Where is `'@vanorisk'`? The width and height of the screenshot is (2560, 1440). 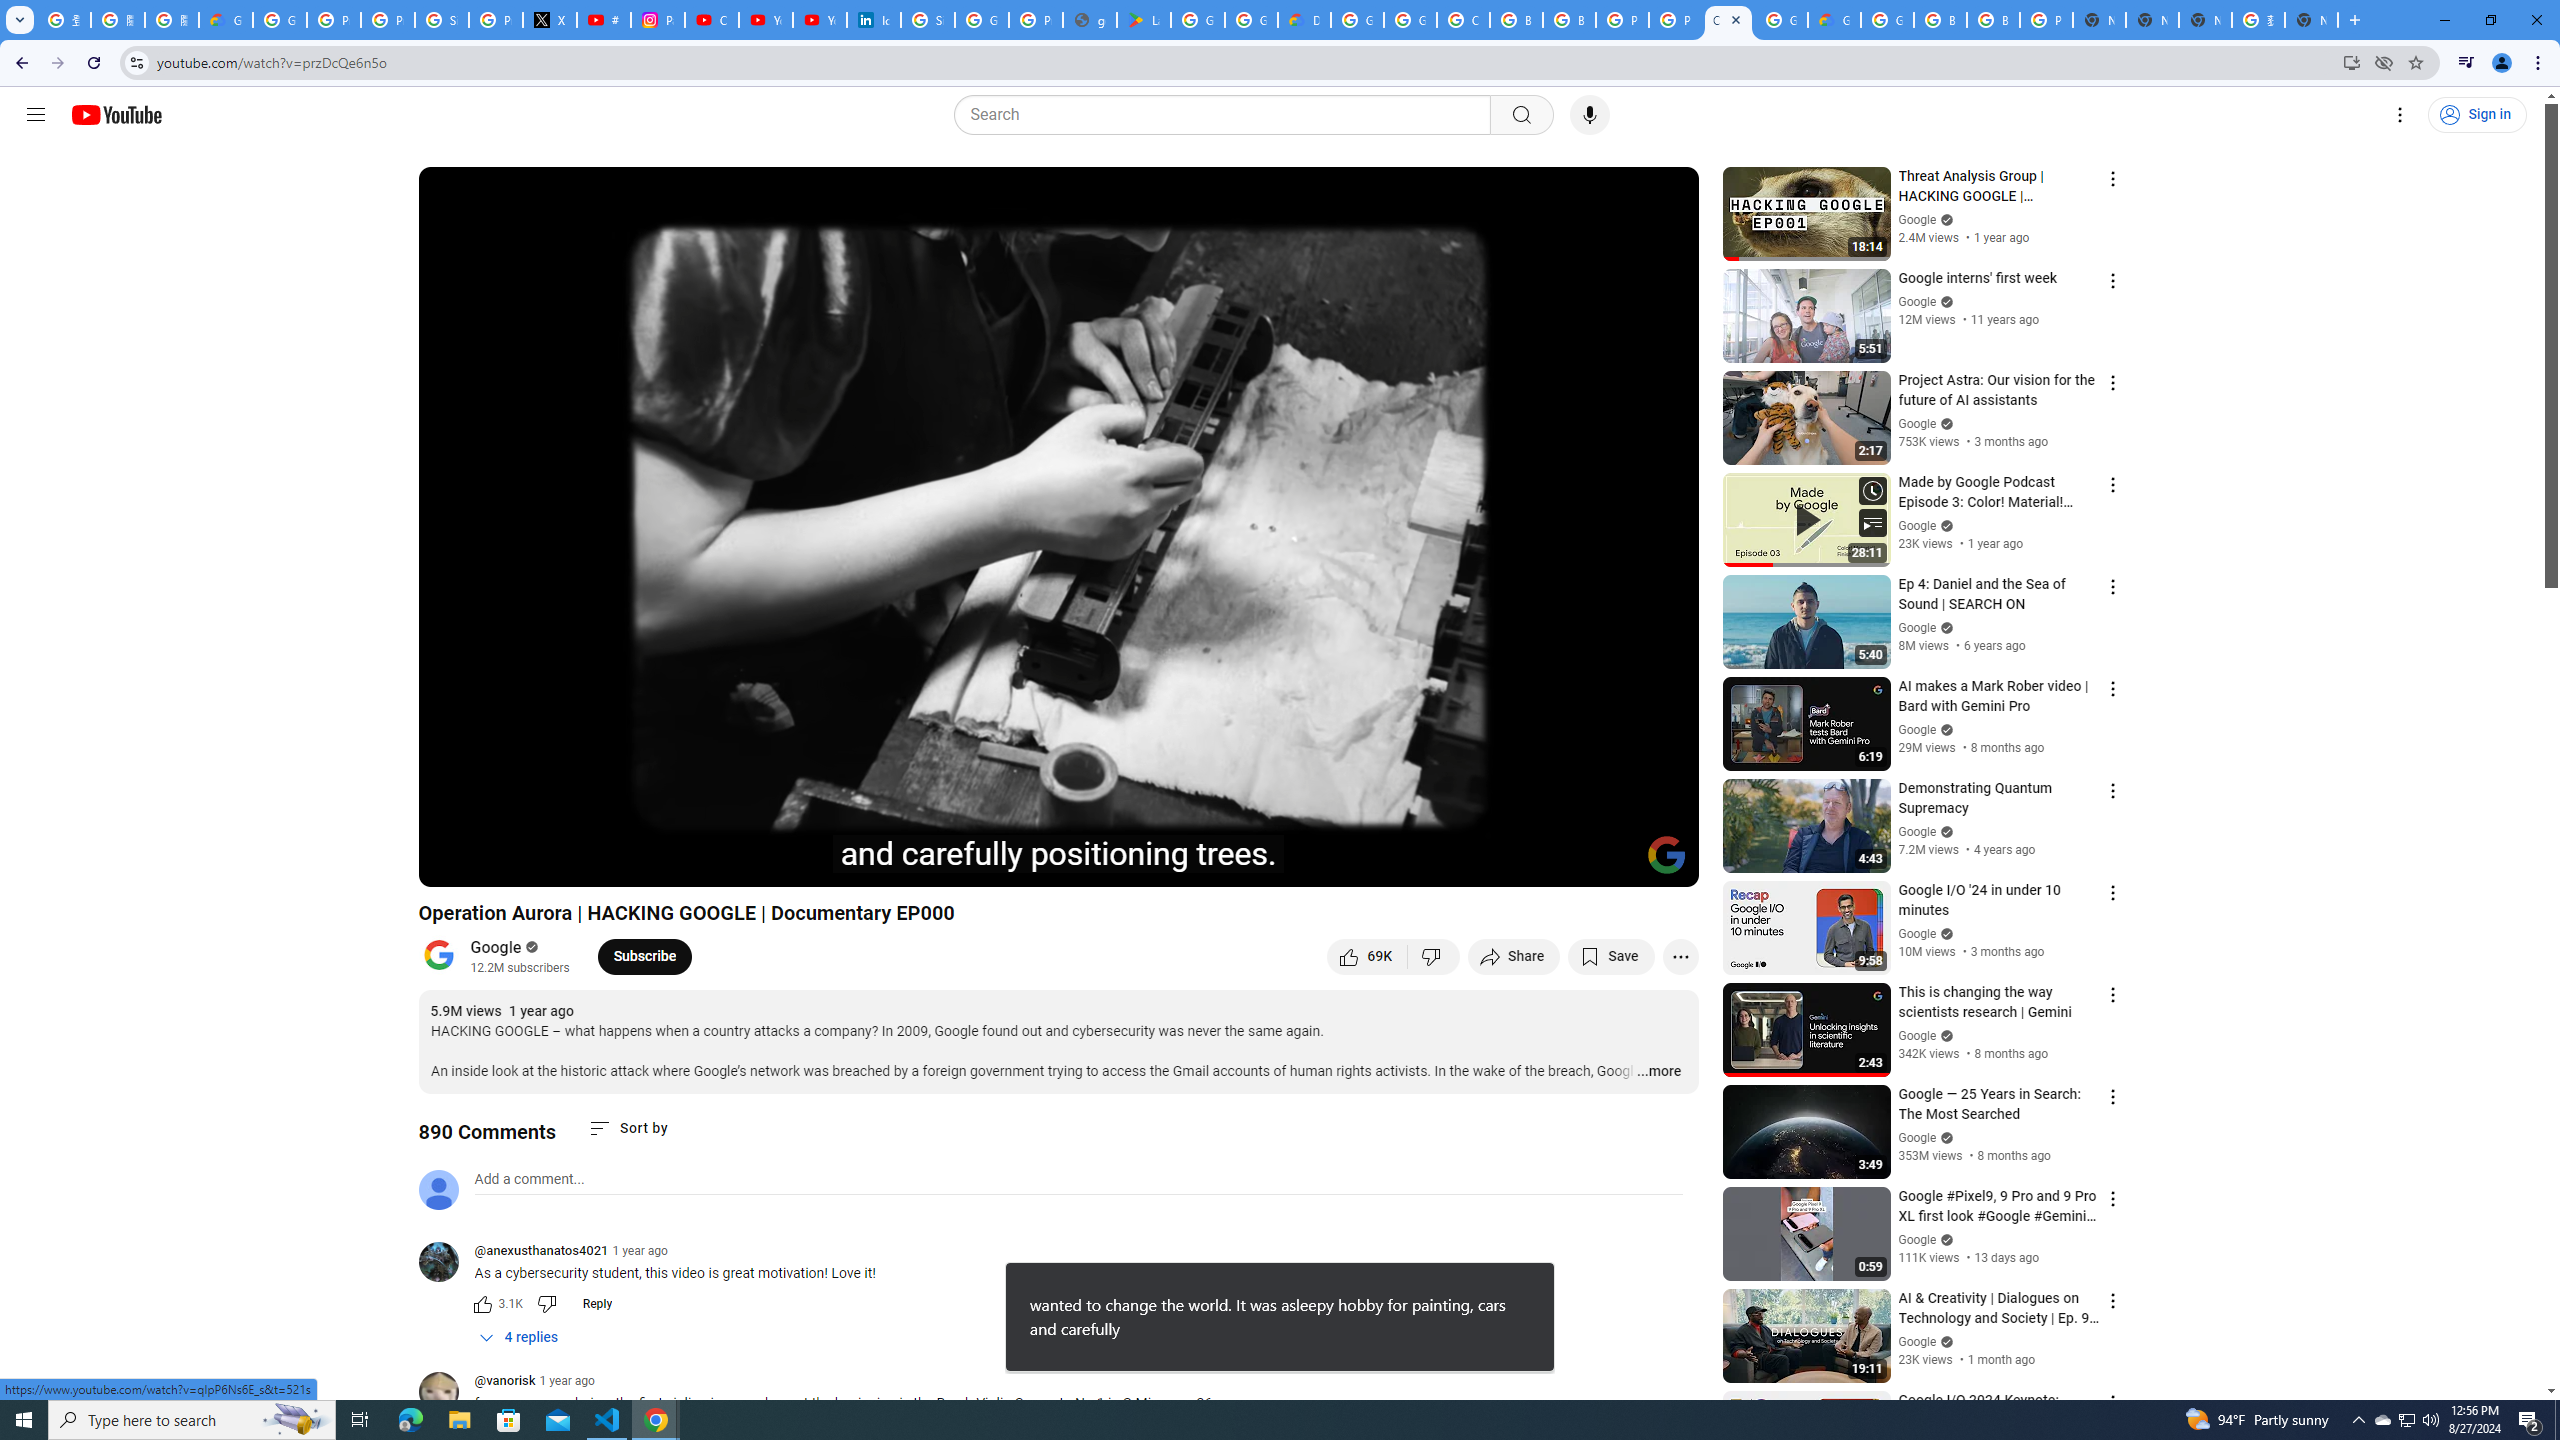
'@vanorisk' is located at coordinates (445, 1393).